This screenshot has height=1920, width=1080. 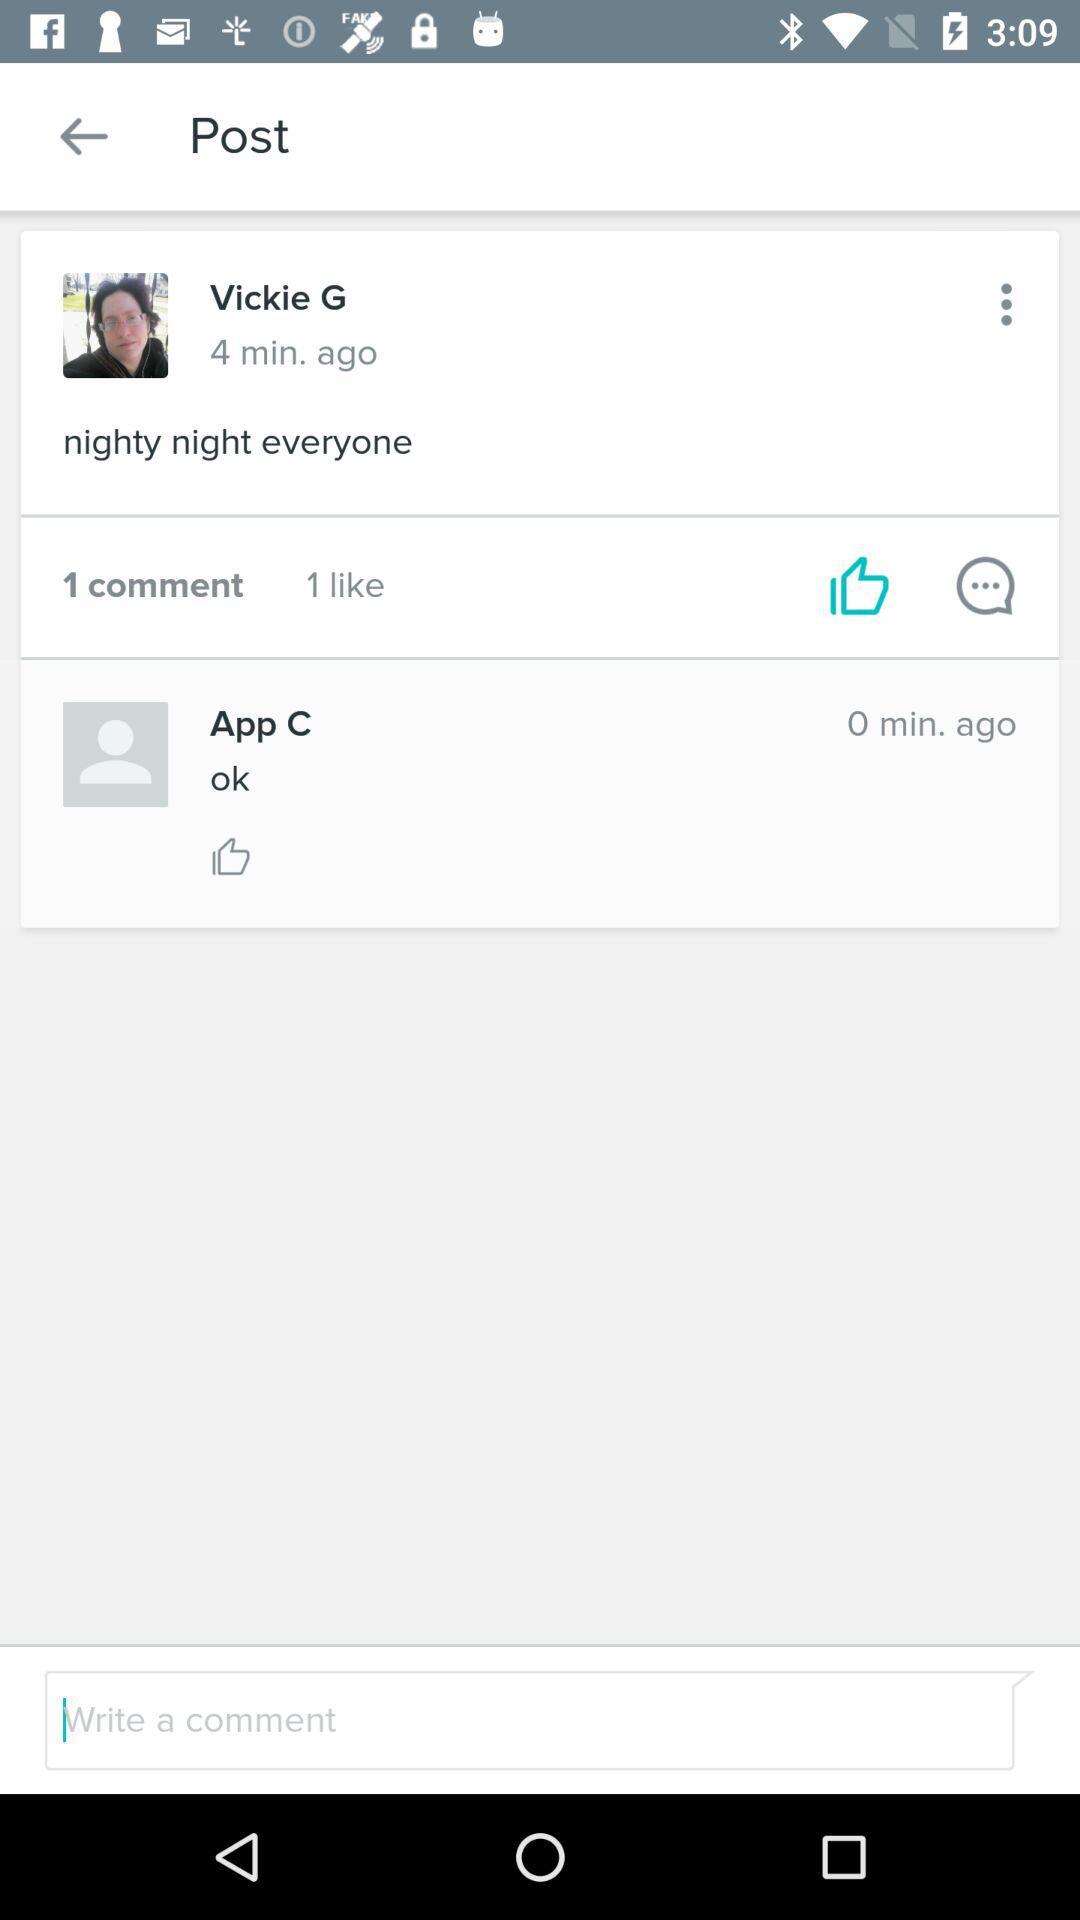 I want to click on icon to the left of the post, so click(x=83, y=135).